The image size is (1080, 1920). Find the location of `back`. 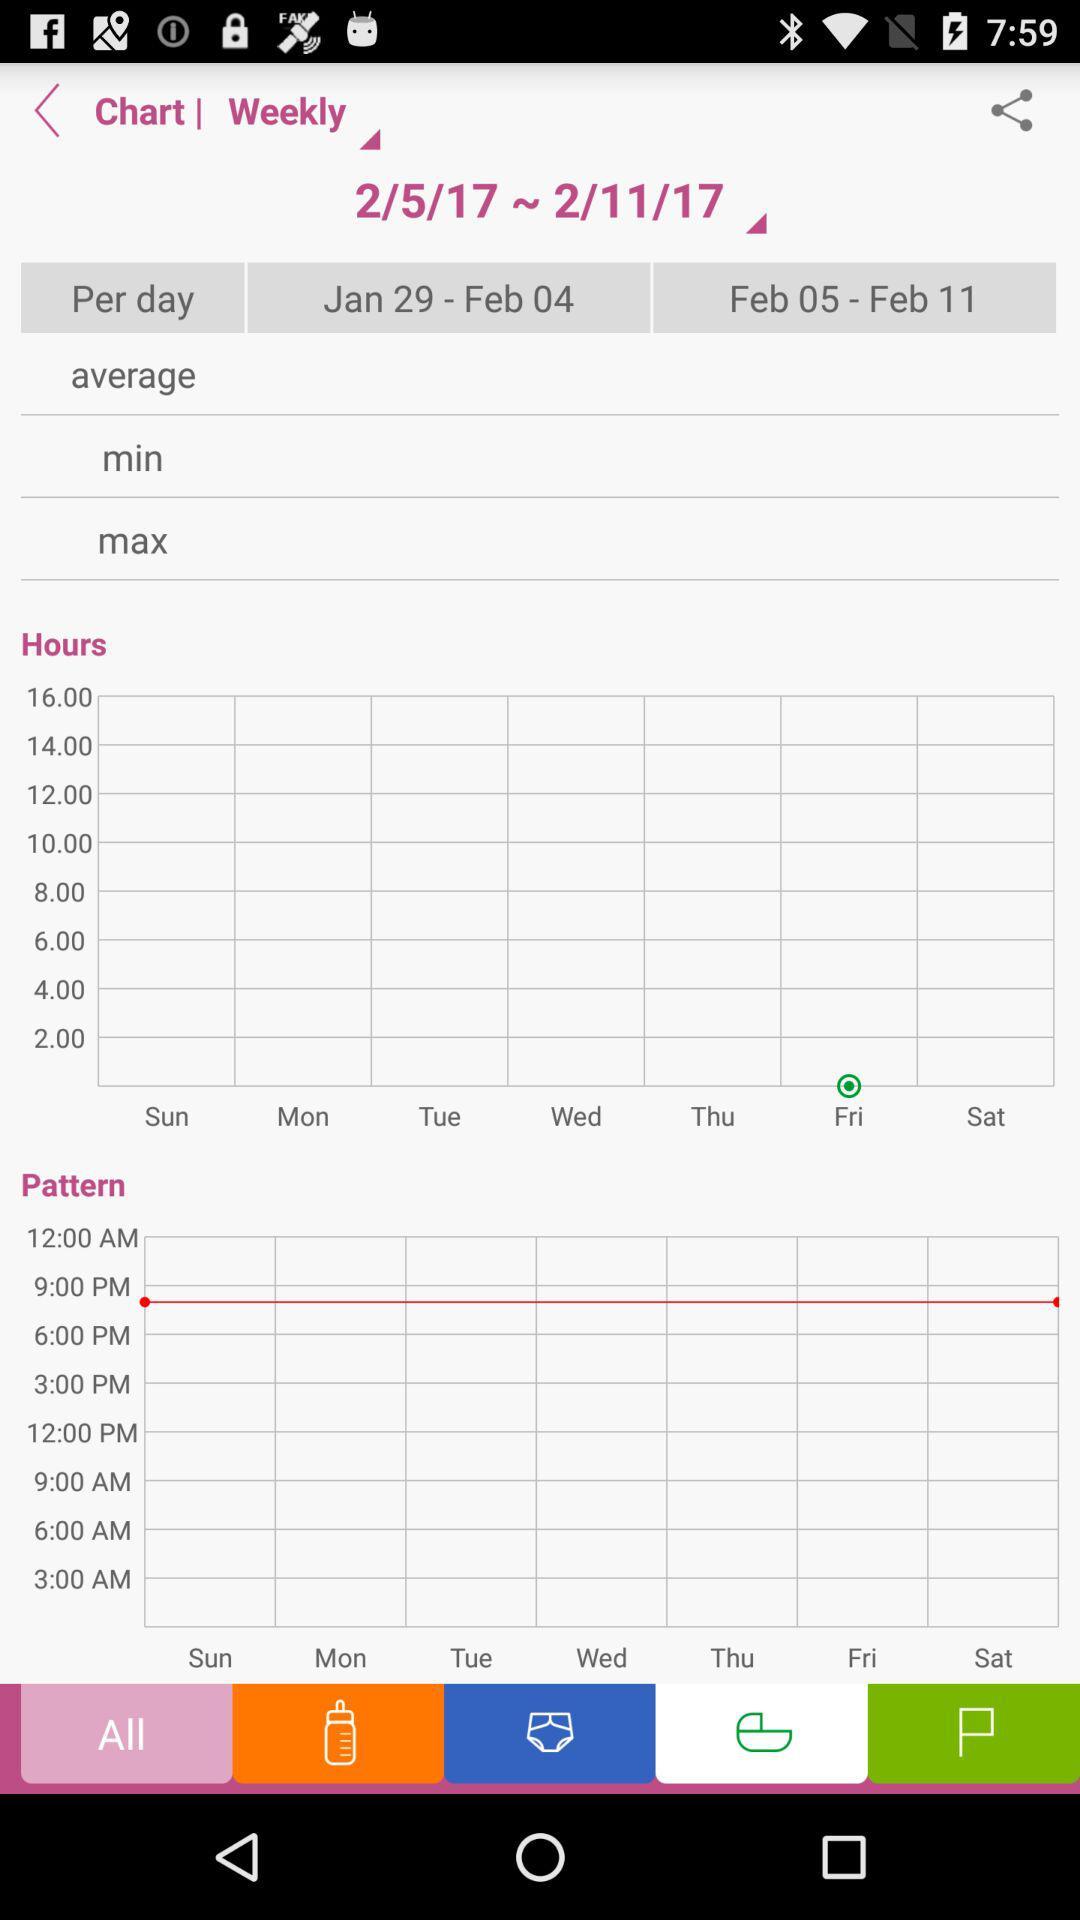

back is located at coordinates (46, 109).